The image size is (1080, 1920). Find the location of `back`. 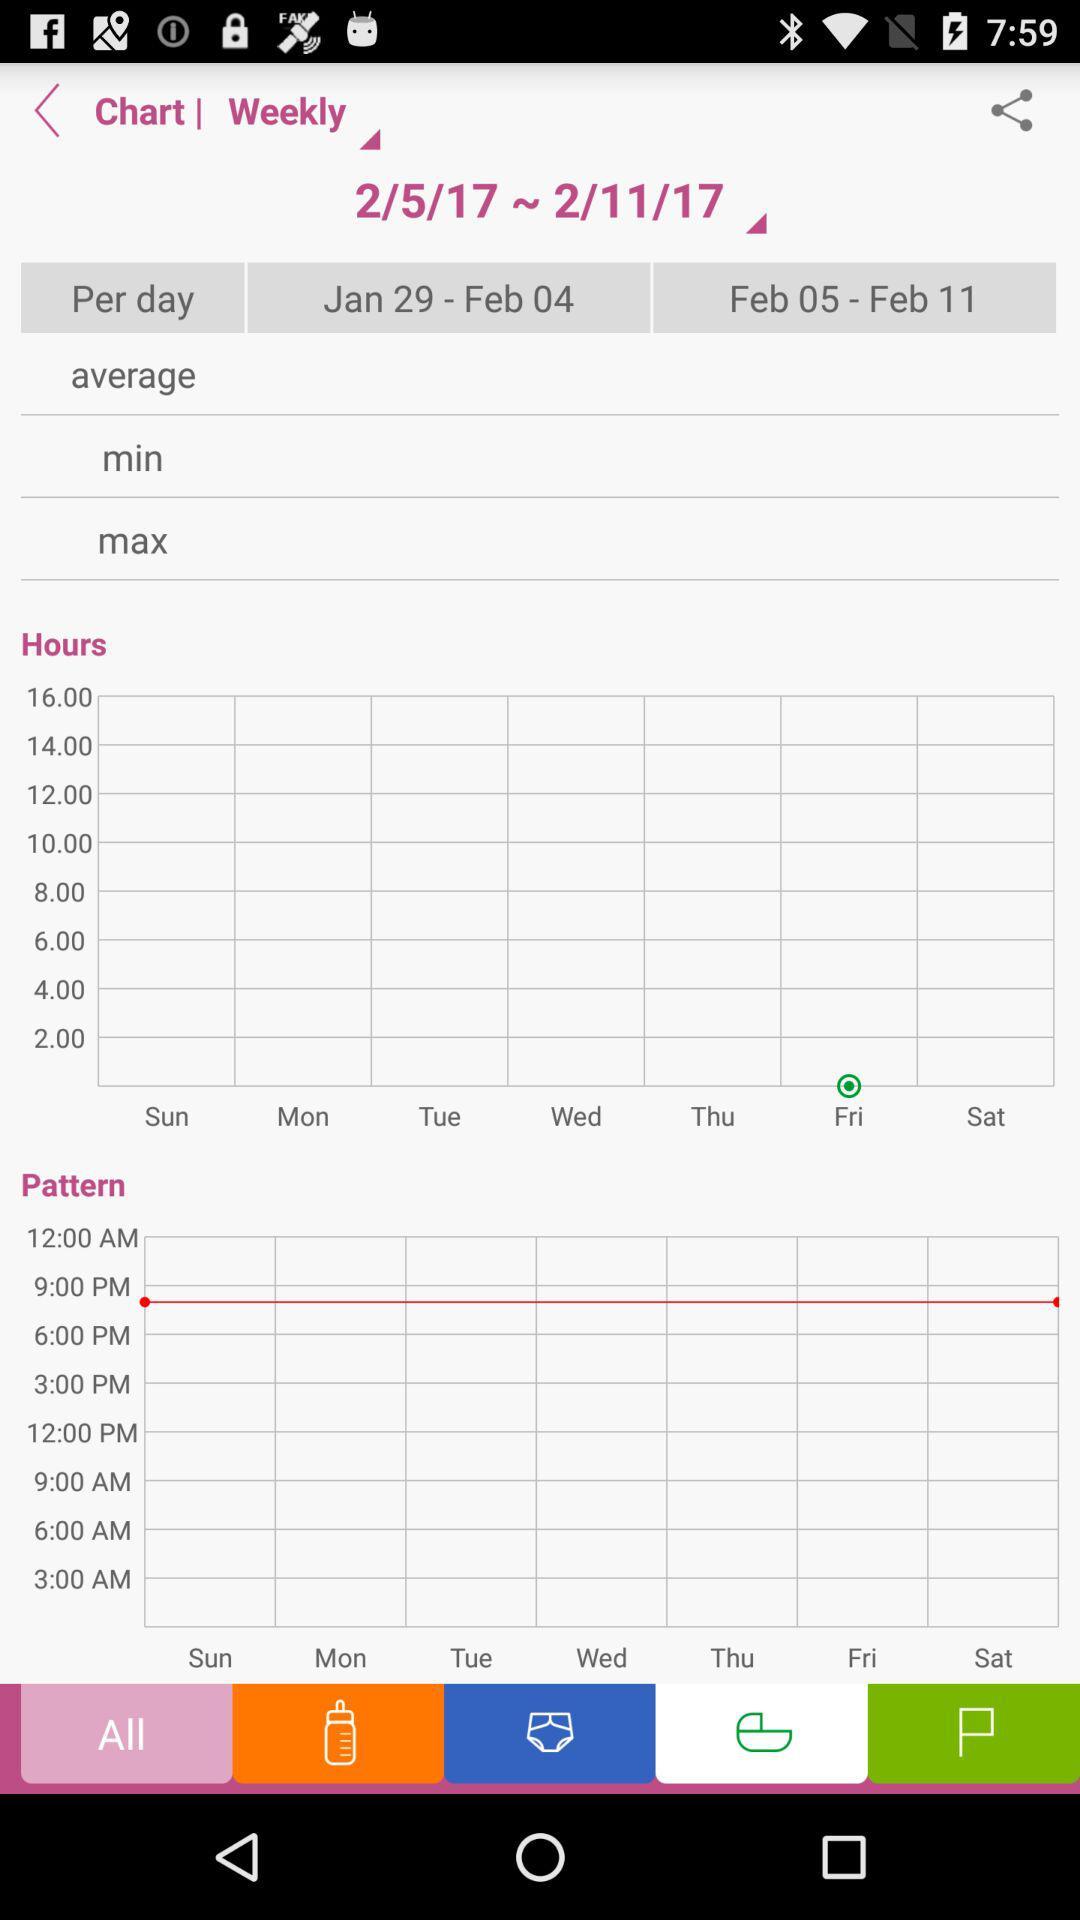

back is located at coordinates (46, 109).